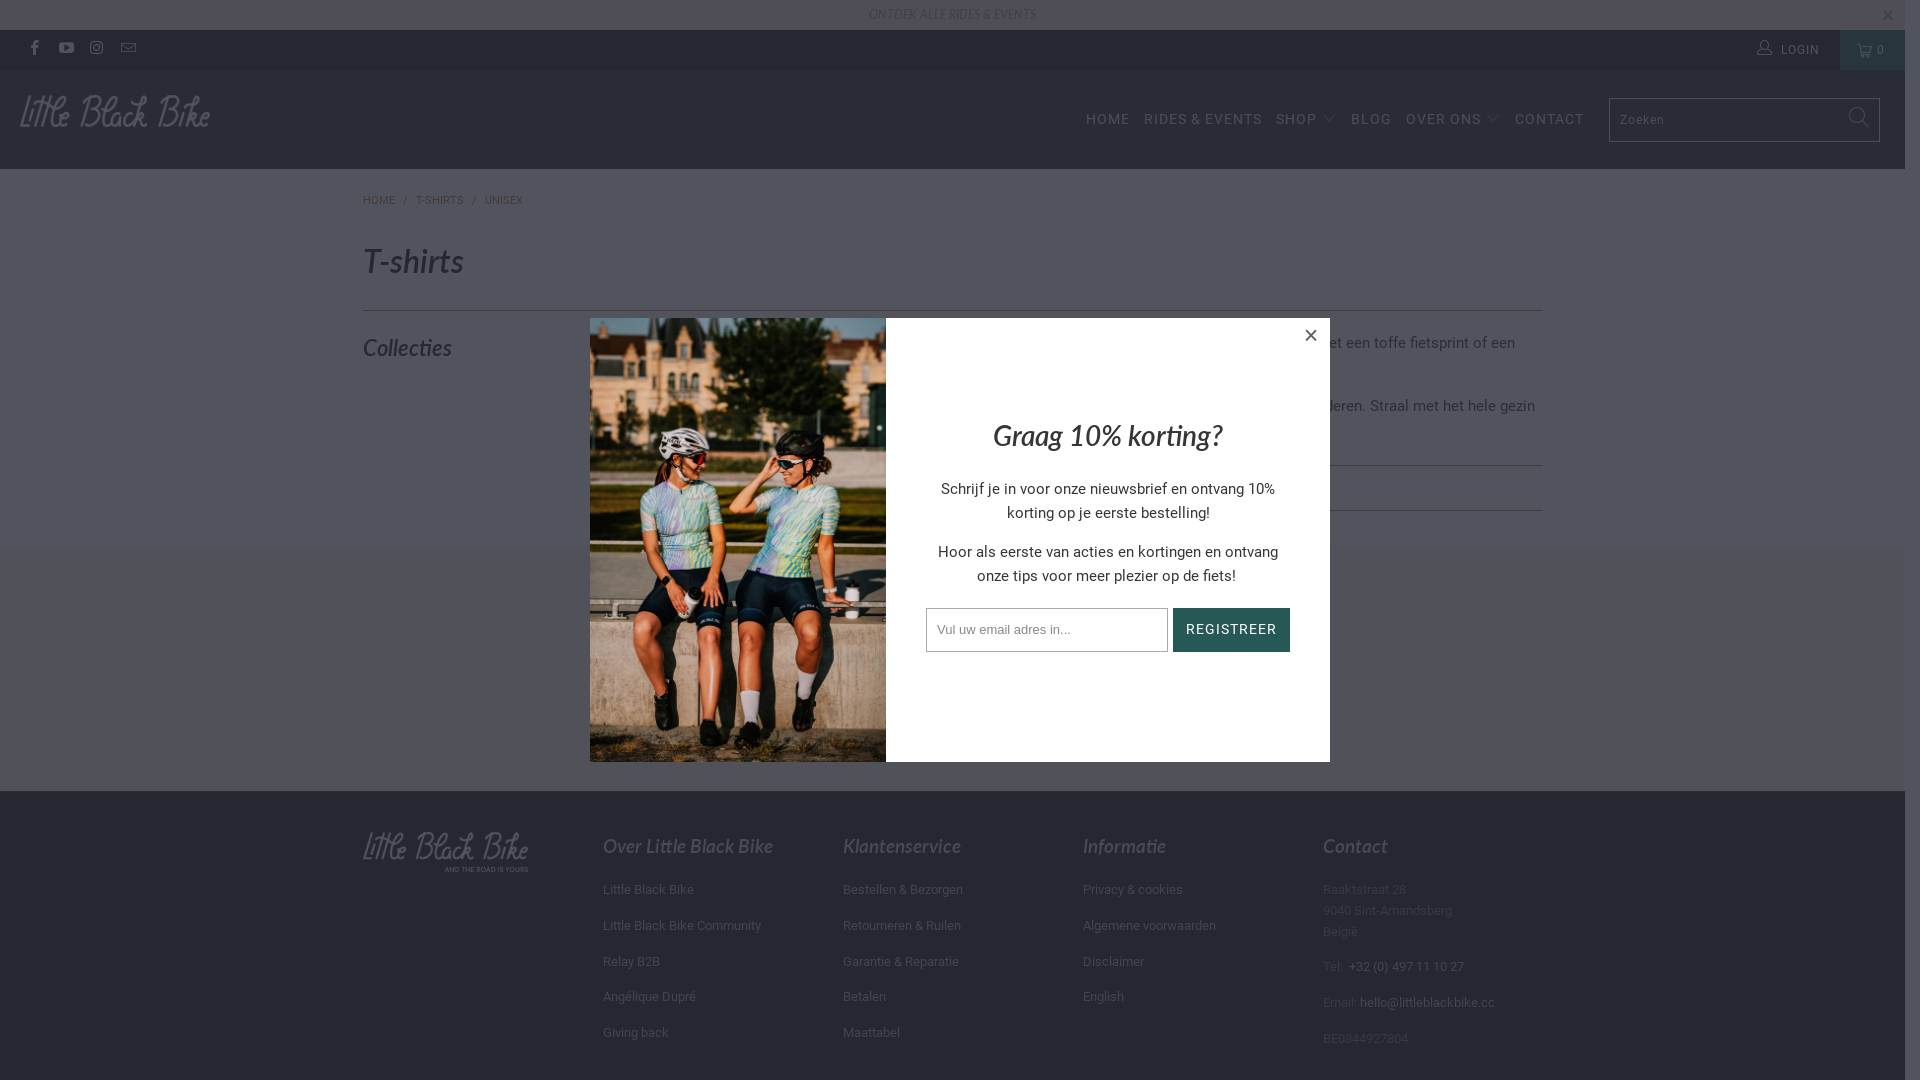  Describe the element at coordinates (633, 1032) in the screenshot. I see `'Giving back'` at that location.